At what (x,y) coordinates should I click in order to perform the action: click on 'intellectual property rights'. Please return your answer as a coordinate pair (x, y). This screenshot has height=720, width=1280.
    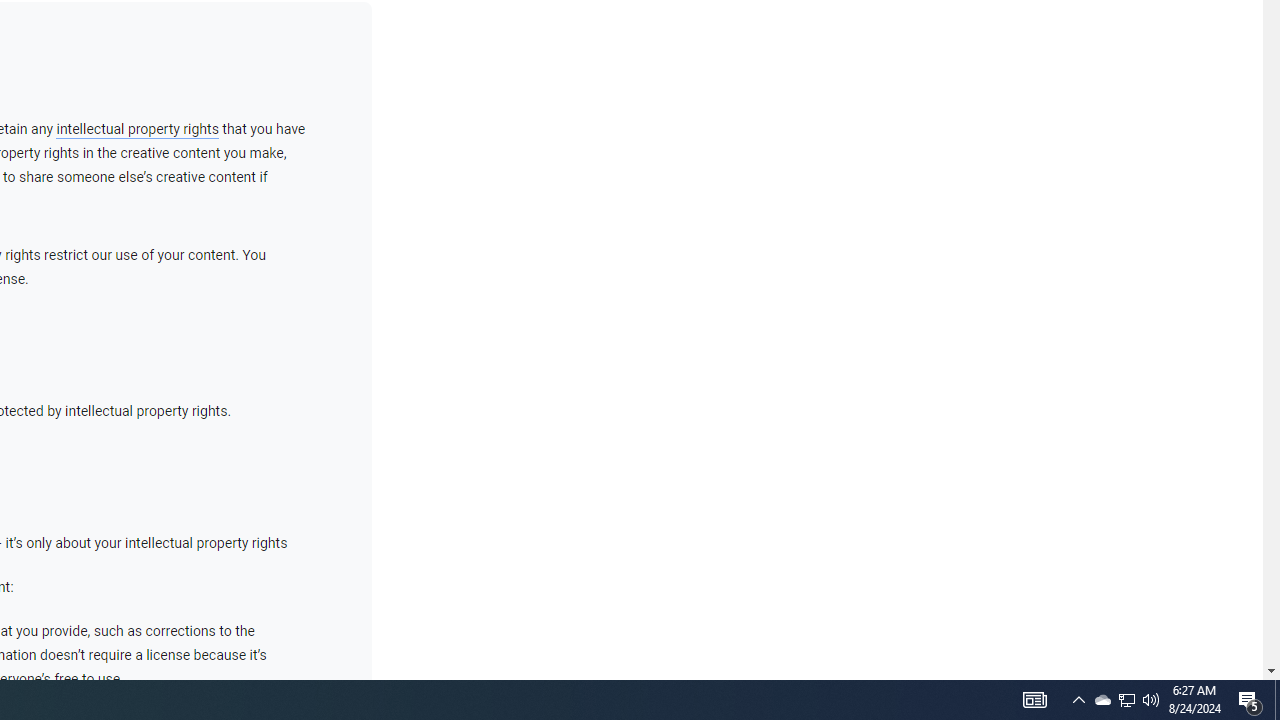
    Looking at the image, I should click on (136, 129).